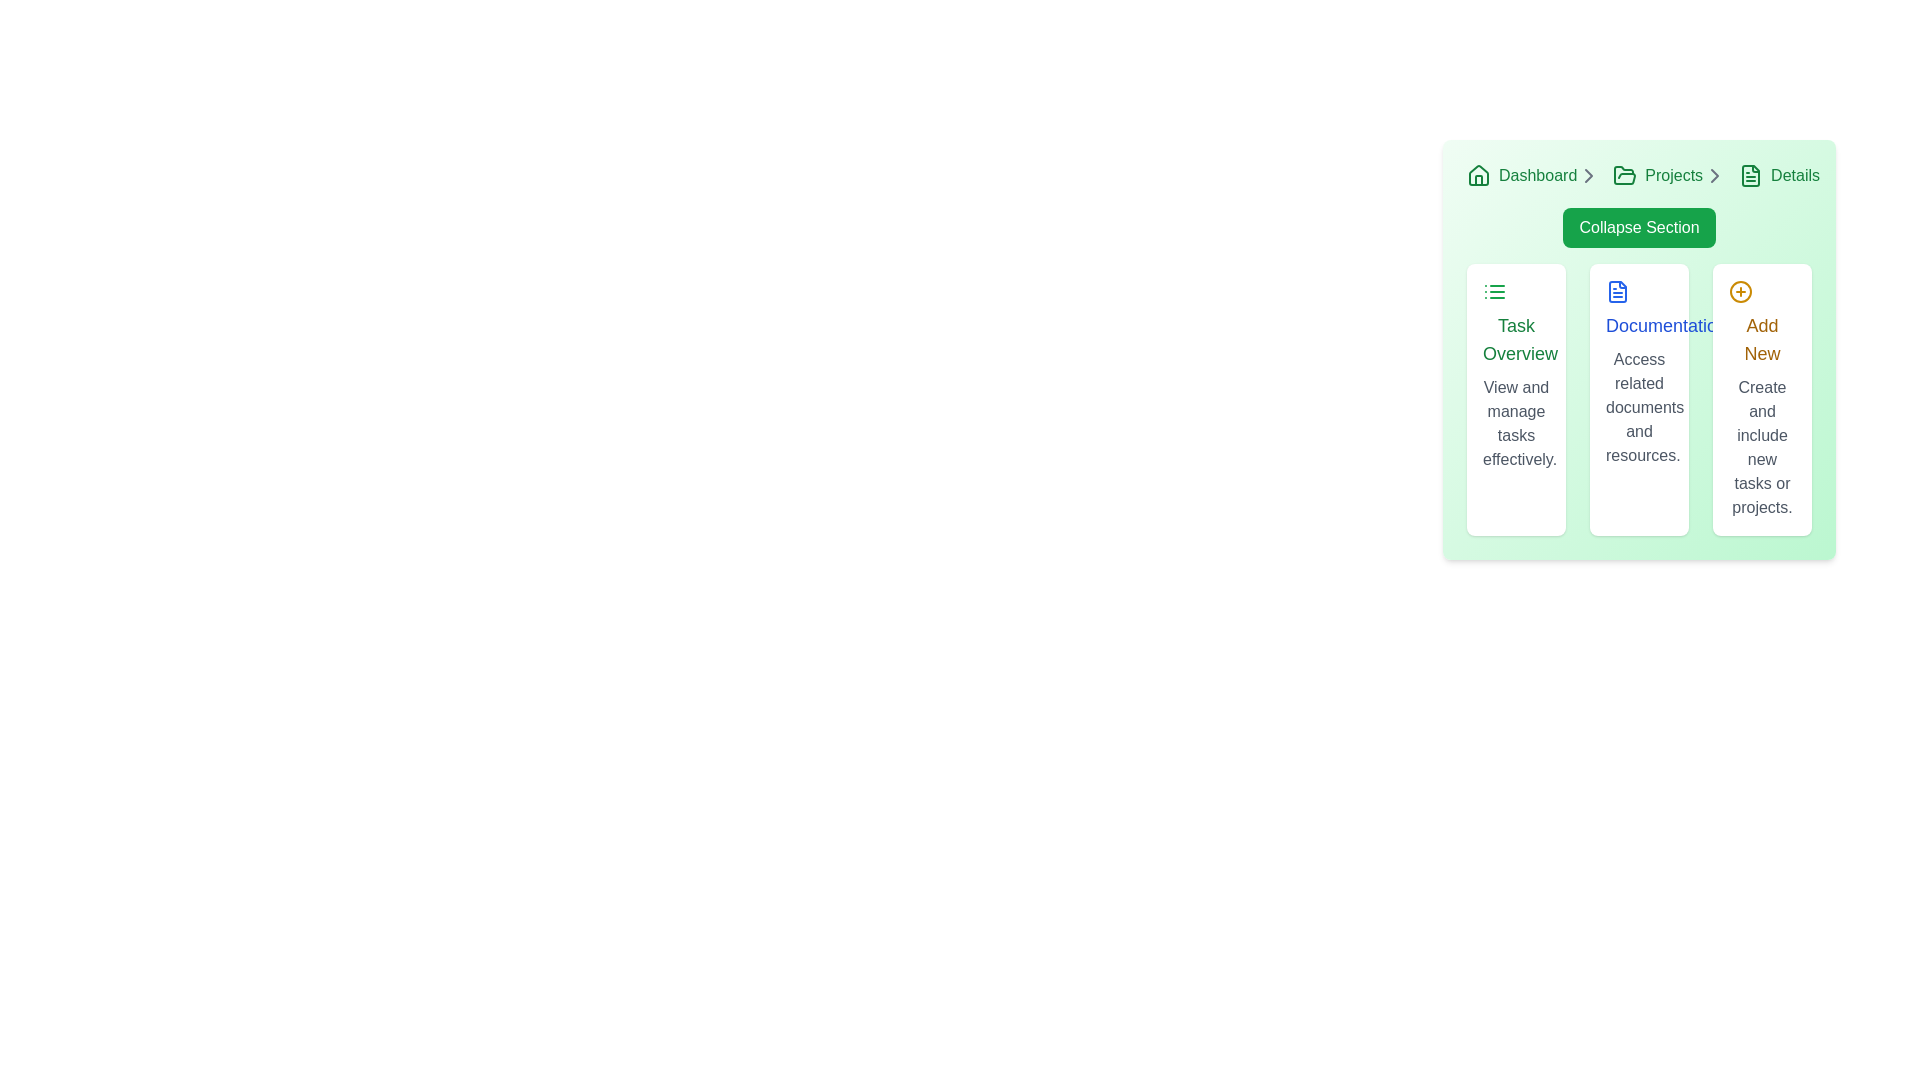 This screenshot has width=1920, height=1080. I want to click on the Chevron/Arrow icon in the breadcrumb navigation, which serves as a visual cue for further navigation steps, located immediately to the right of the 'Projects' text, so click(1714, 175).